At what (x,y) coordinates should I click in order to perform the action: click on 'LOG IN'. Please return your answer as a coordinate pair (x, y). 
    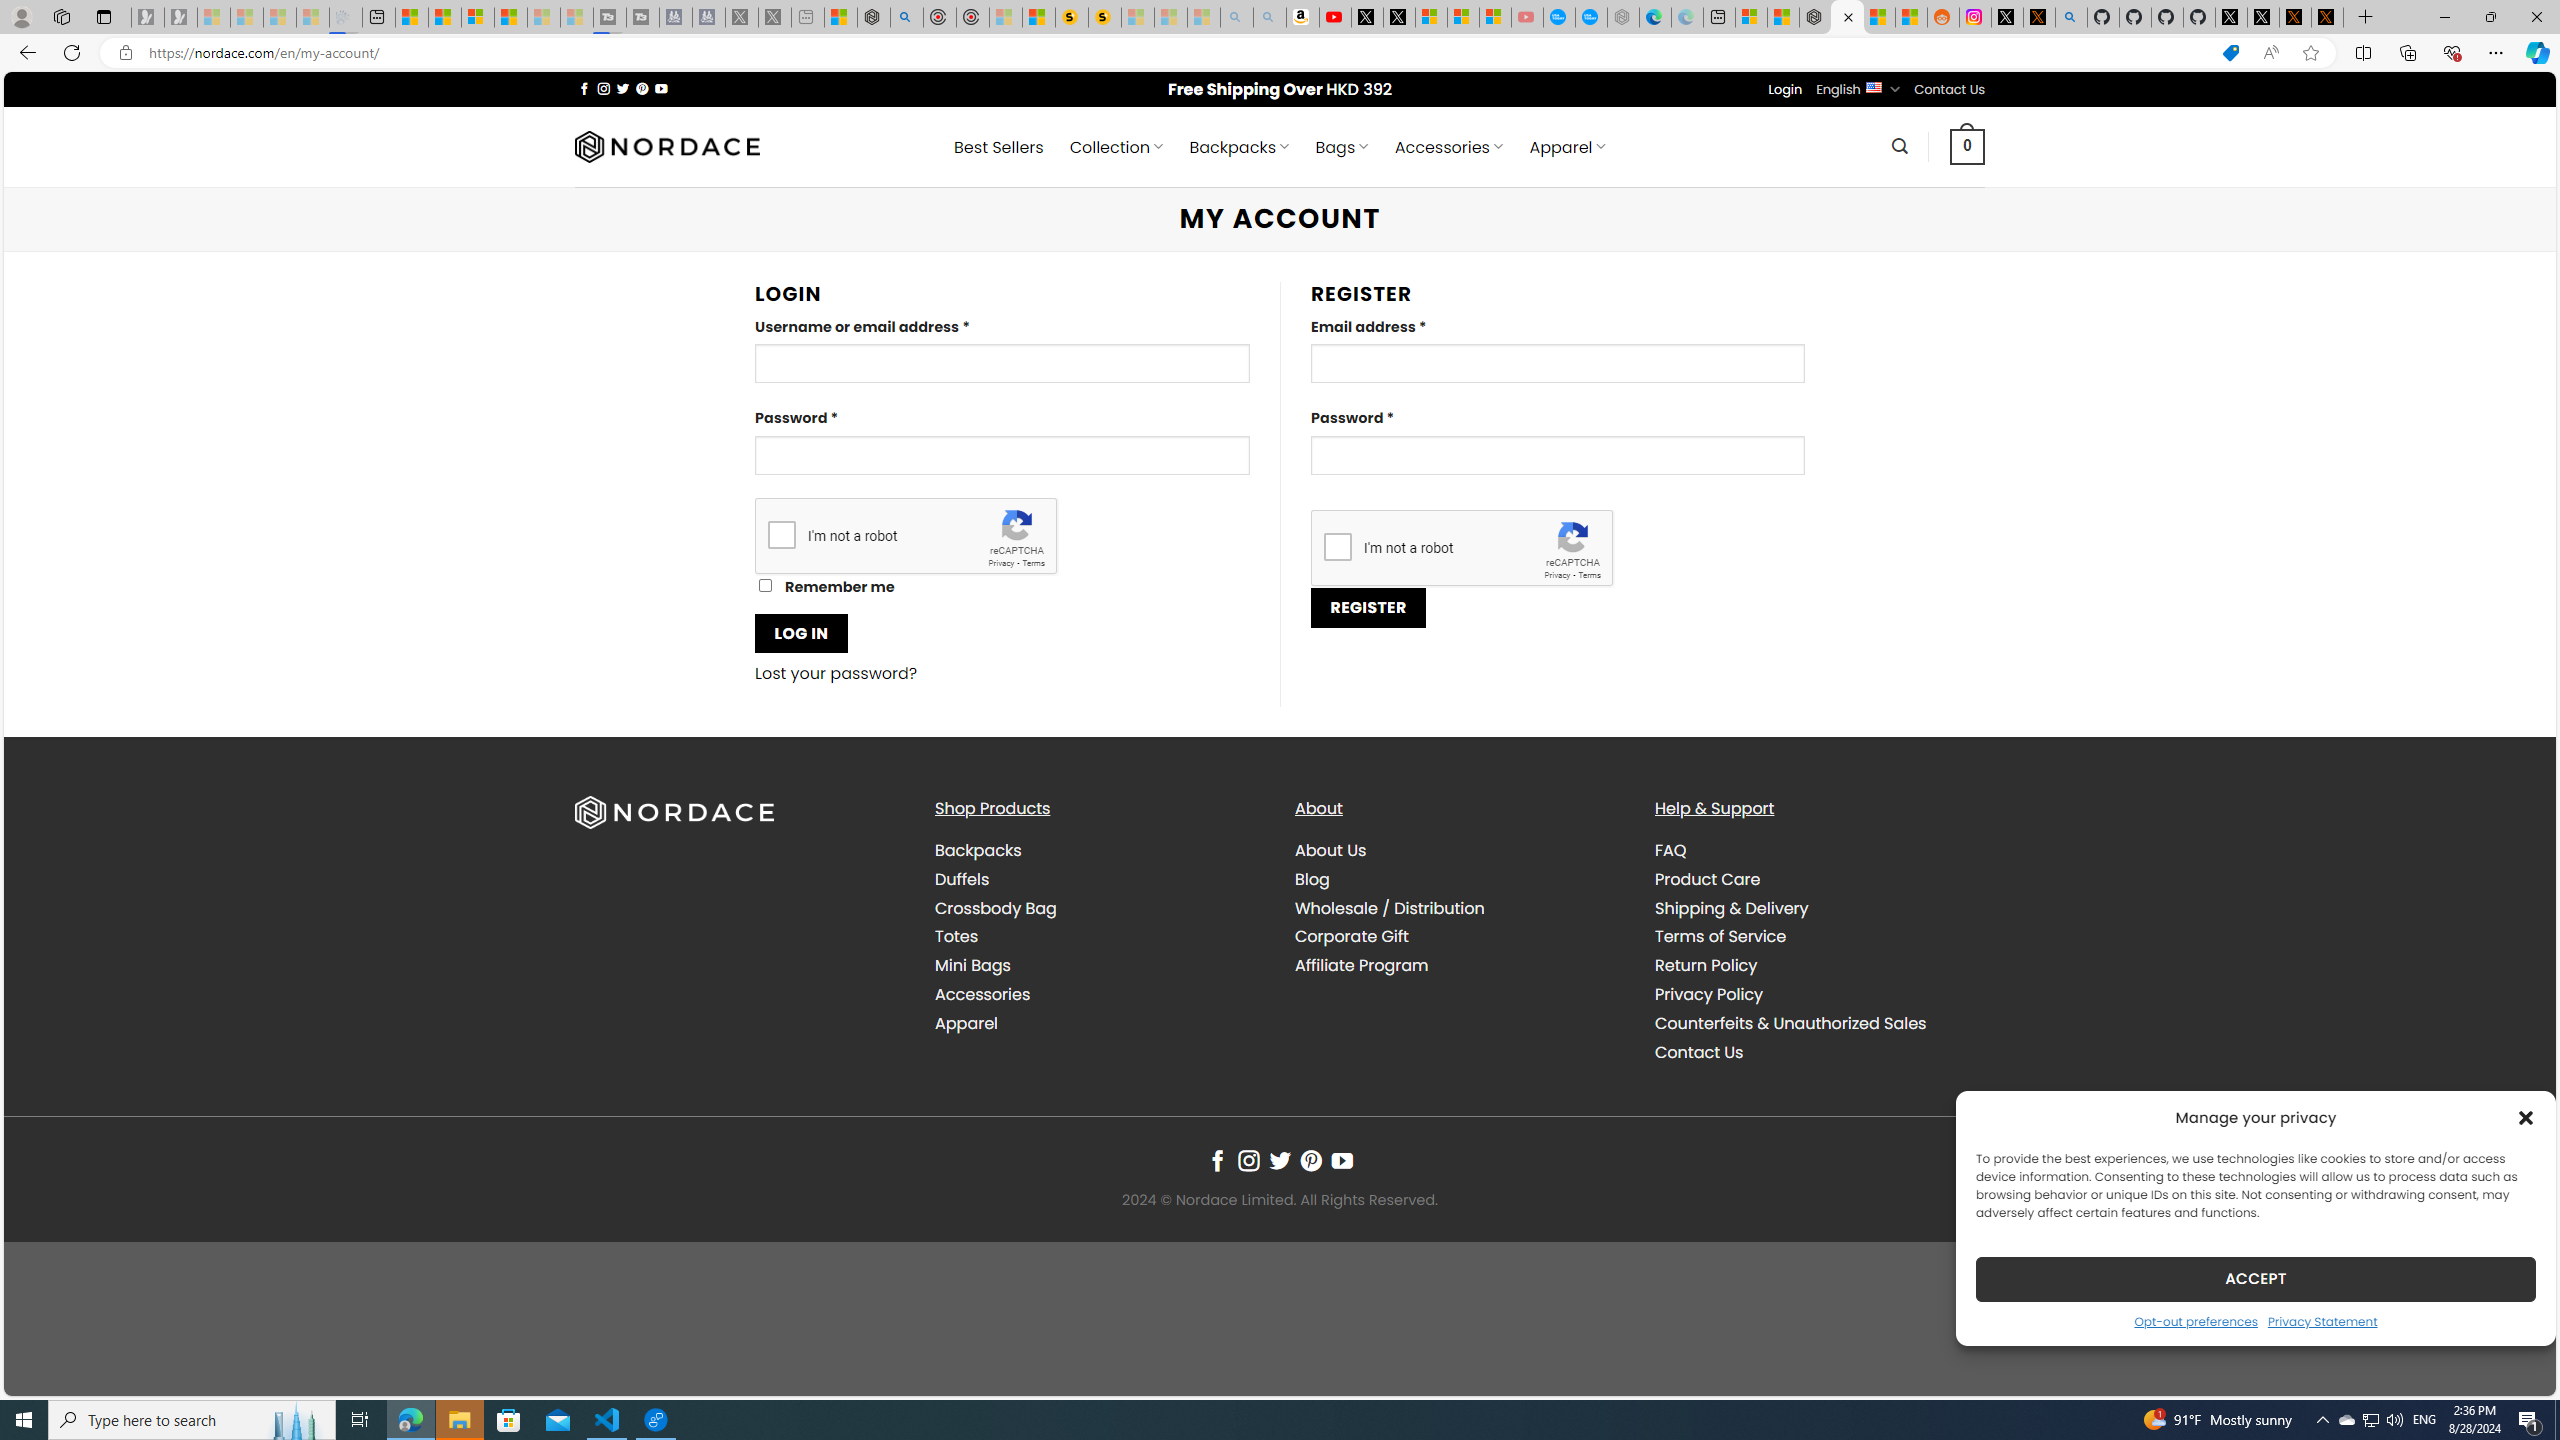
    Looking at the image, I should click on (800, 632).